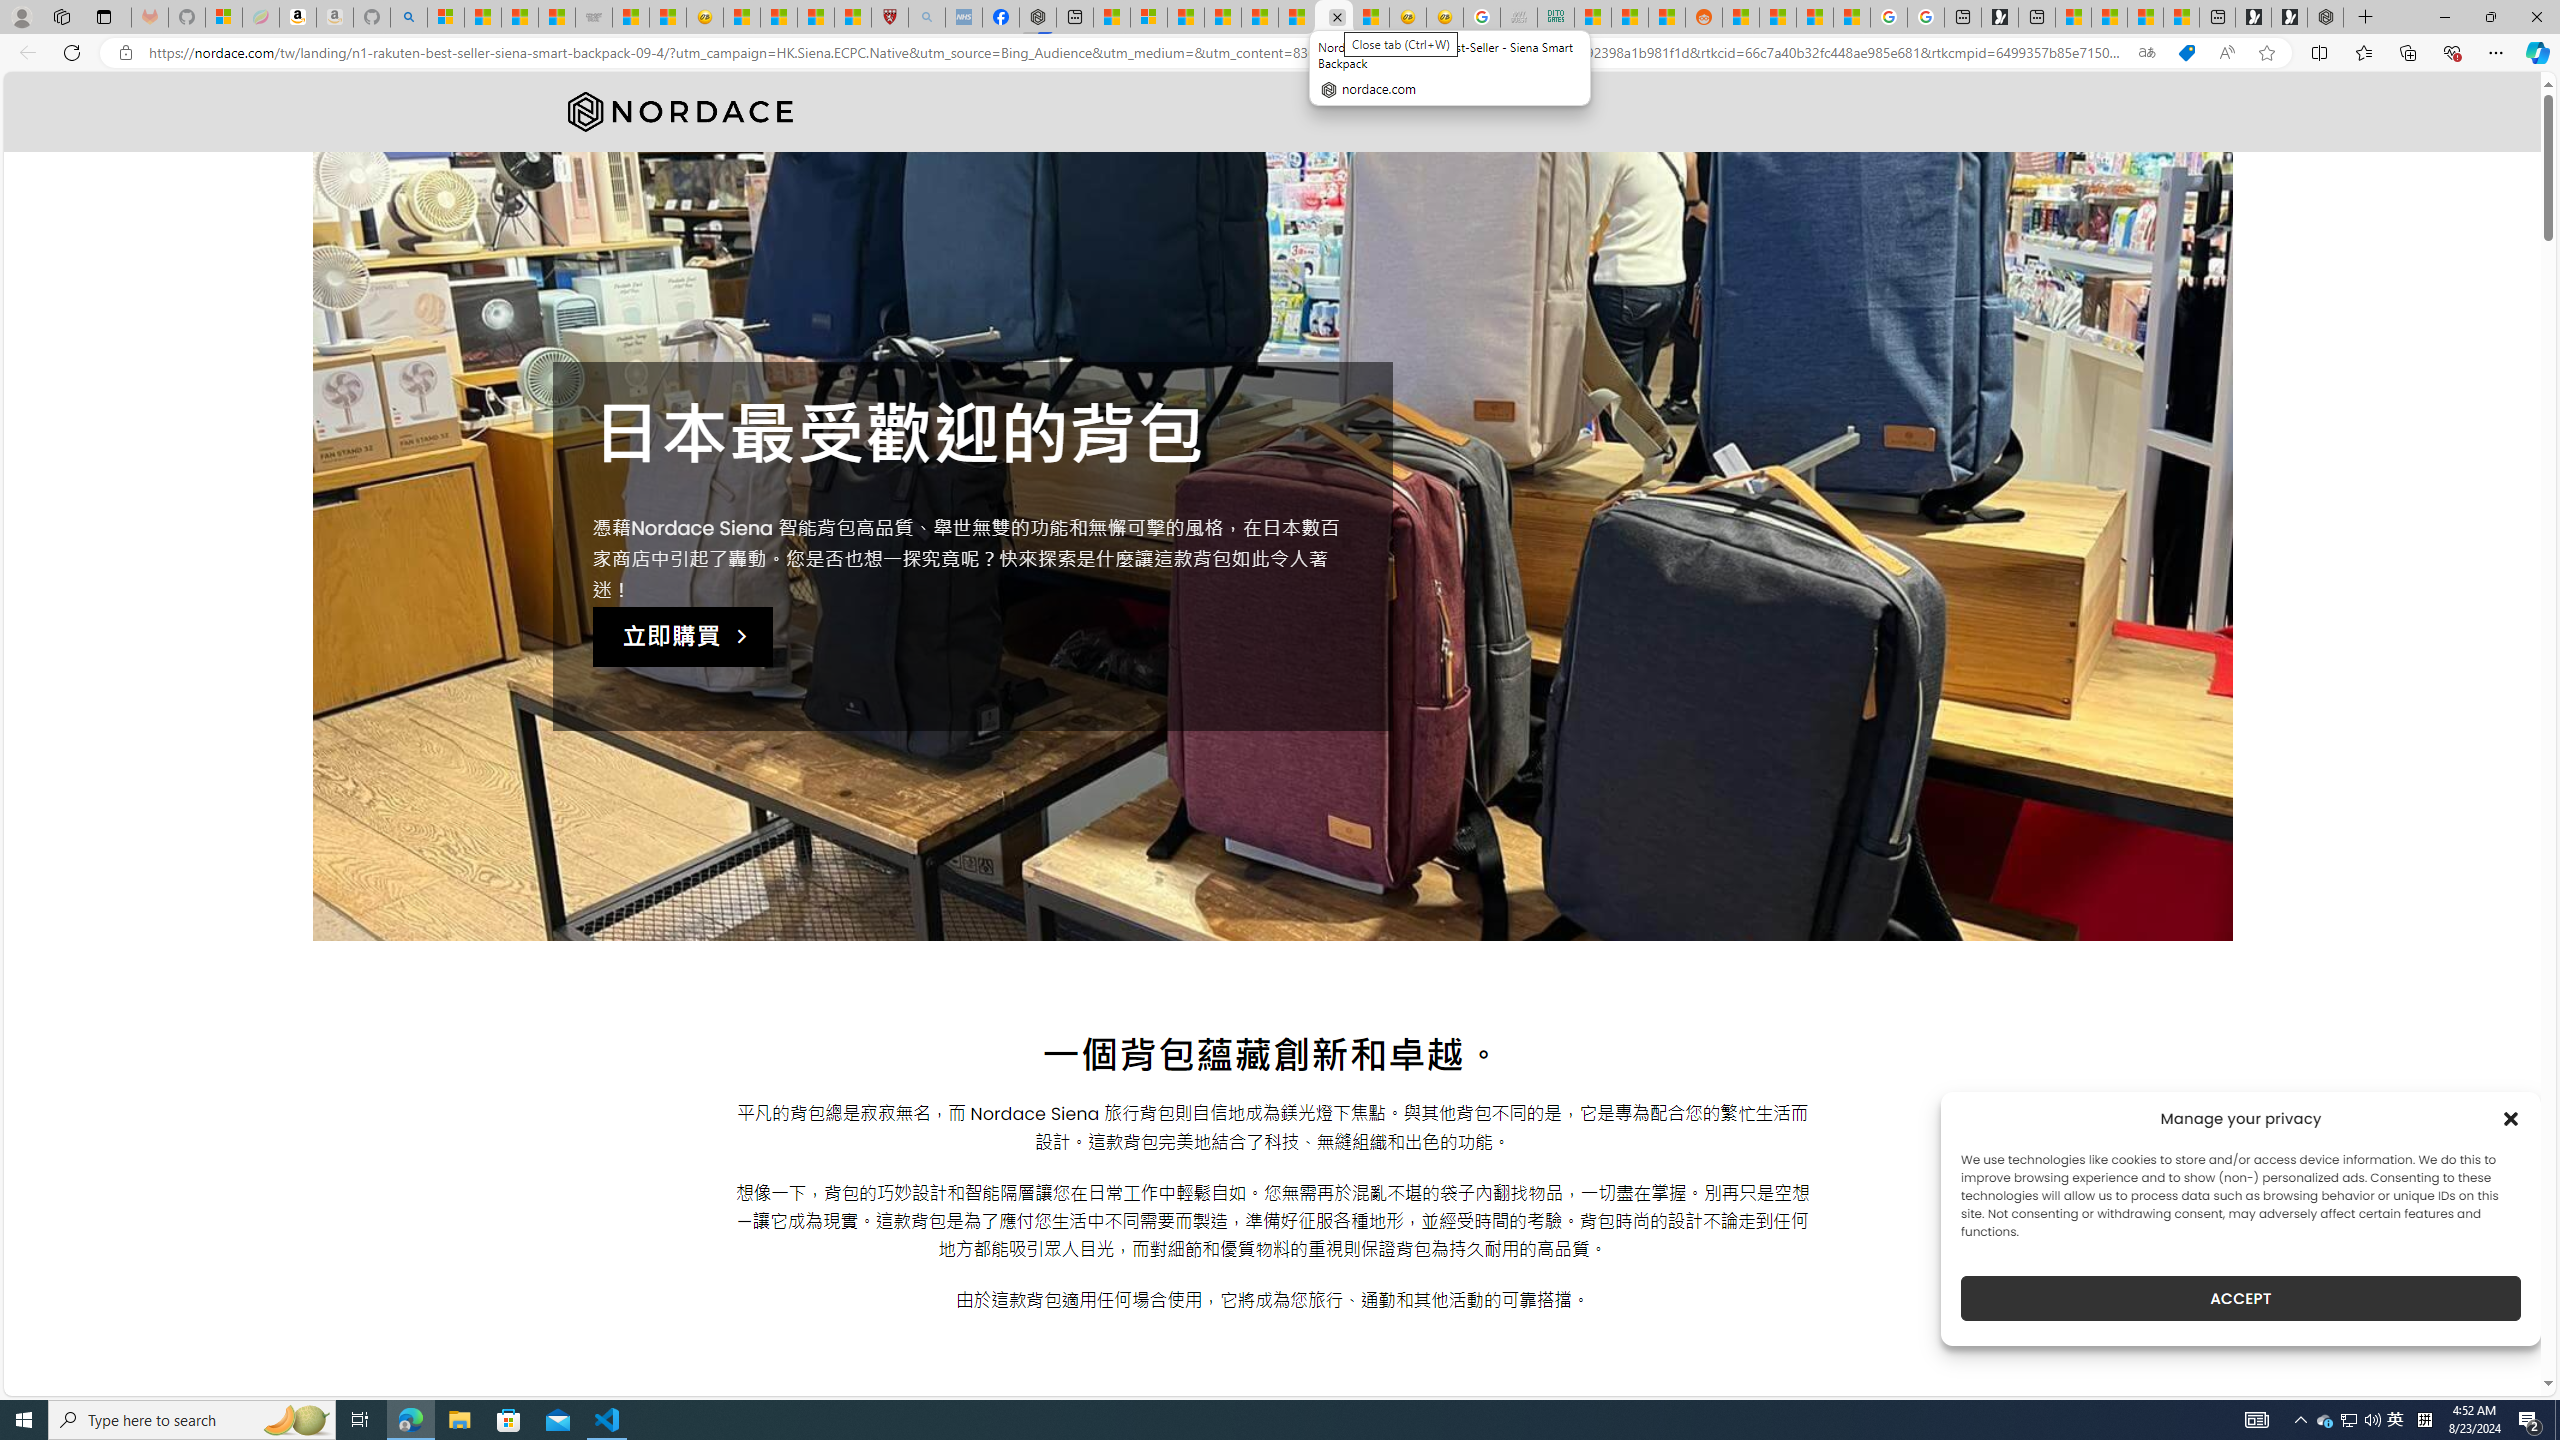 The width and height of the screenshot is (2560, 1440). I want to click on 'View site information', so click(125, 53).